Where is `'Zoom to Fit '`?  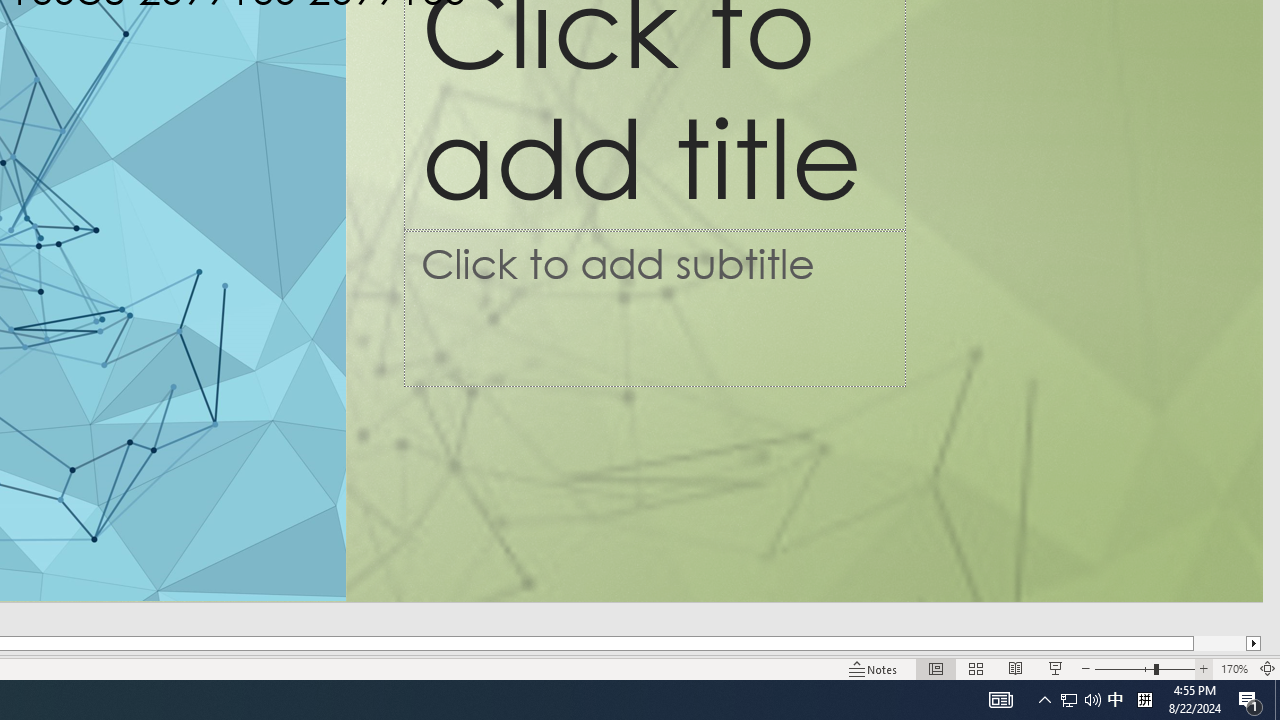 'Zoom to Fit ' is located at coordinates (1266, 669).